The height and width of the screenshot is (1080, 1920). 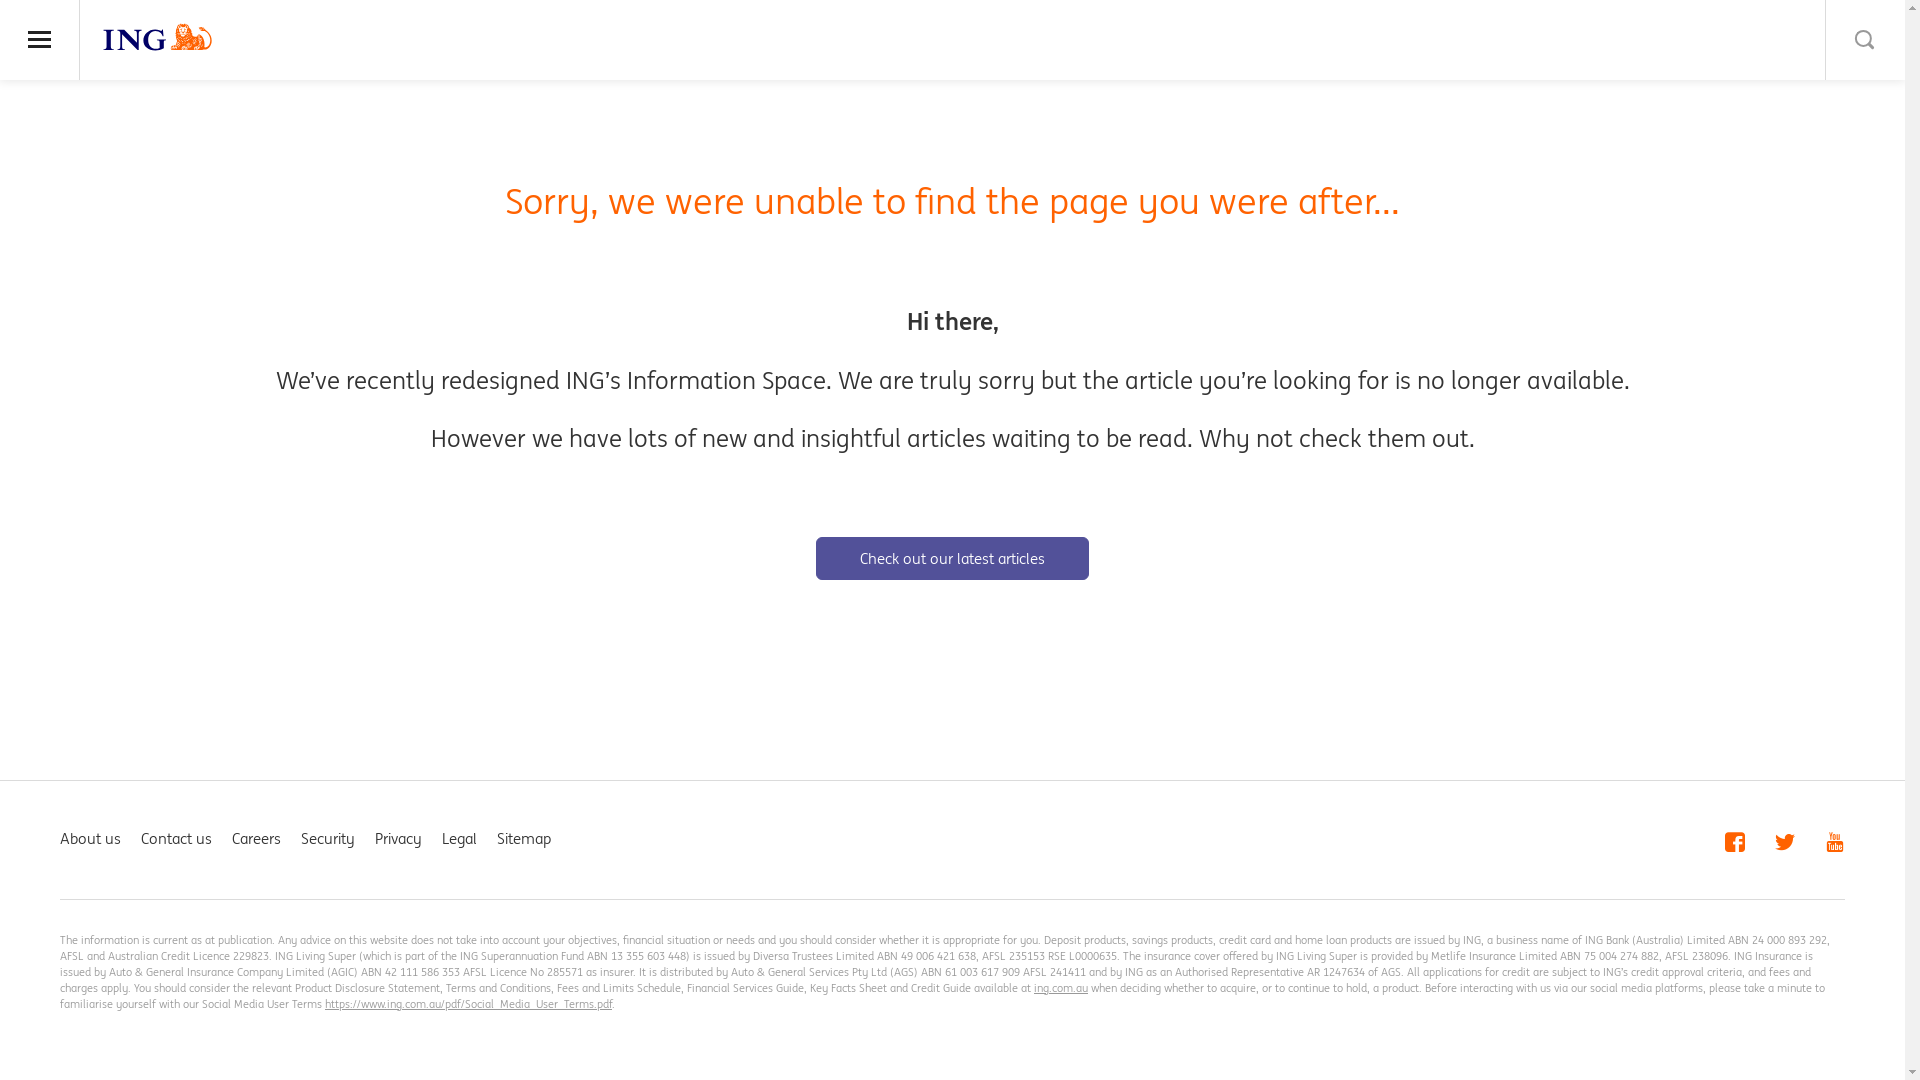 I want to click on 'Check out our latest articles', so click(x=951, y=558).